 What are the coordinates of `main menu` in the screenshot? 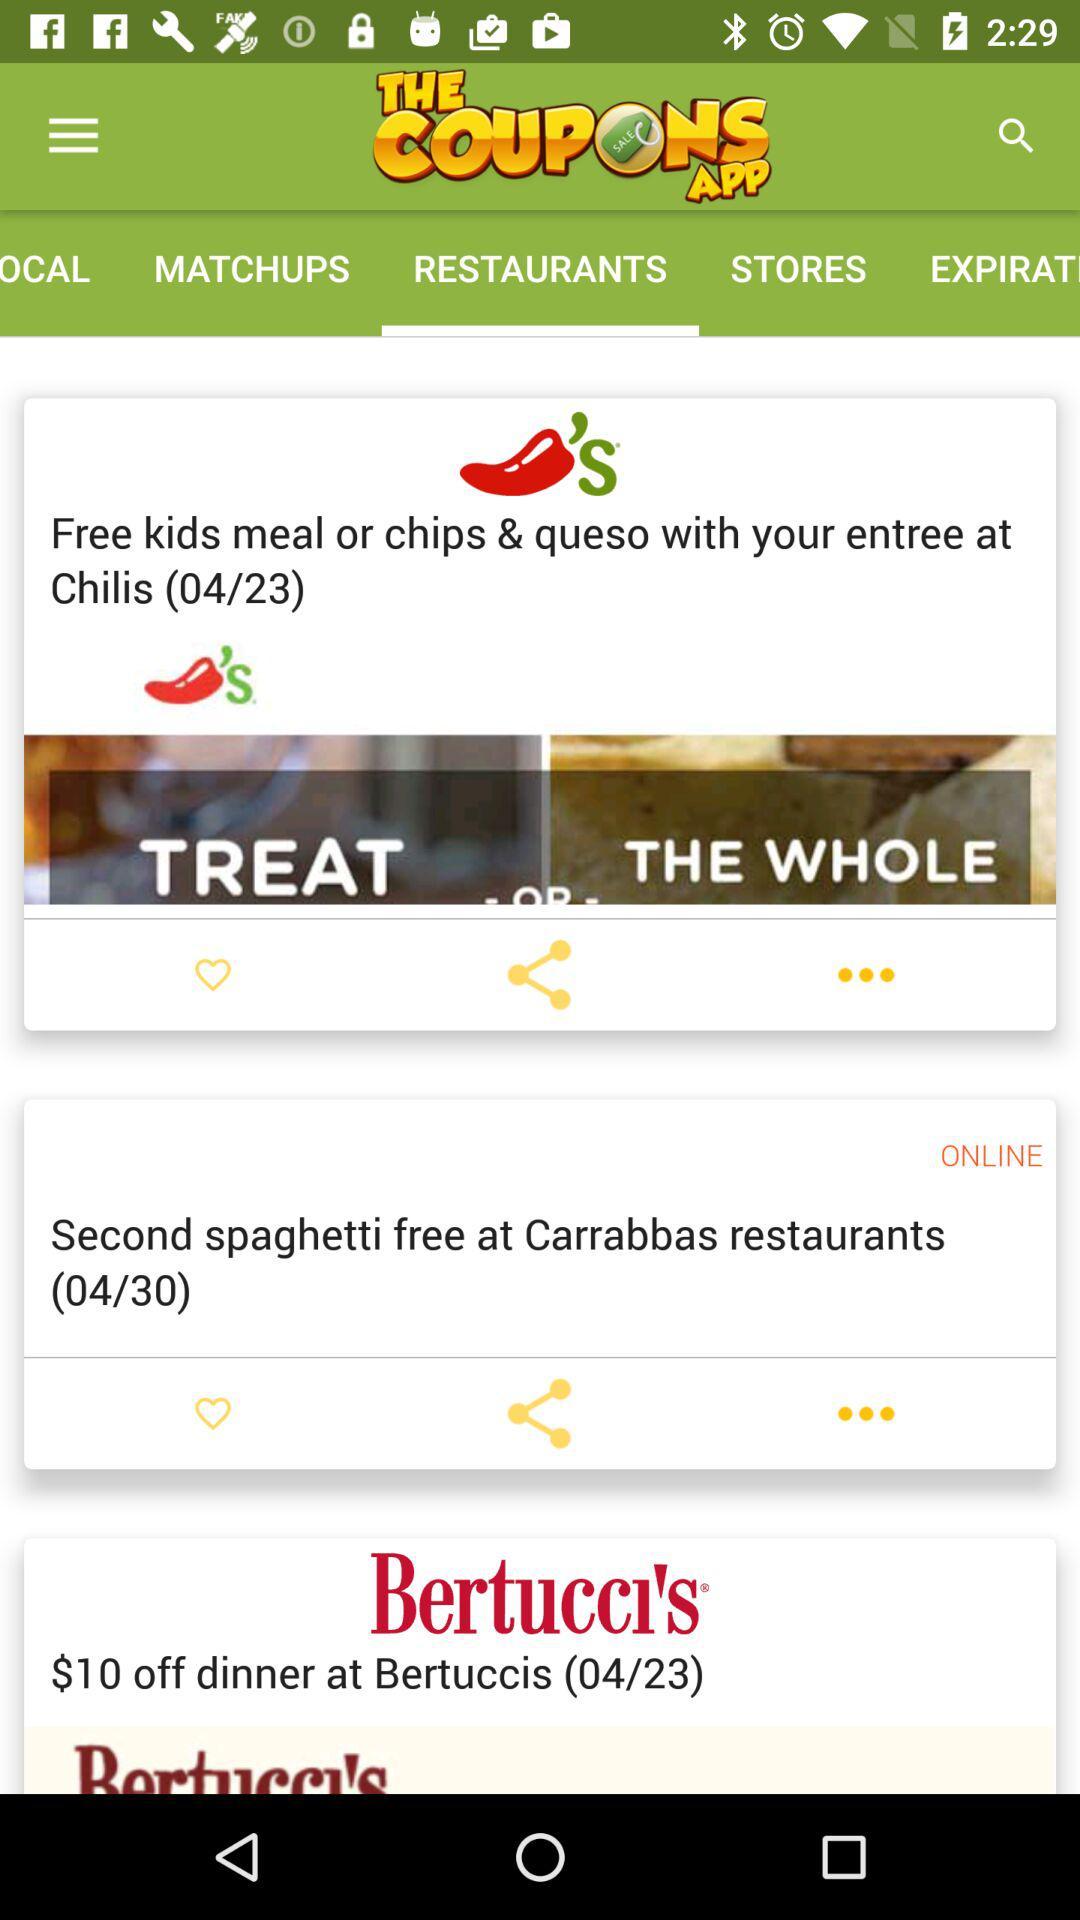 It's located at (571, 135).